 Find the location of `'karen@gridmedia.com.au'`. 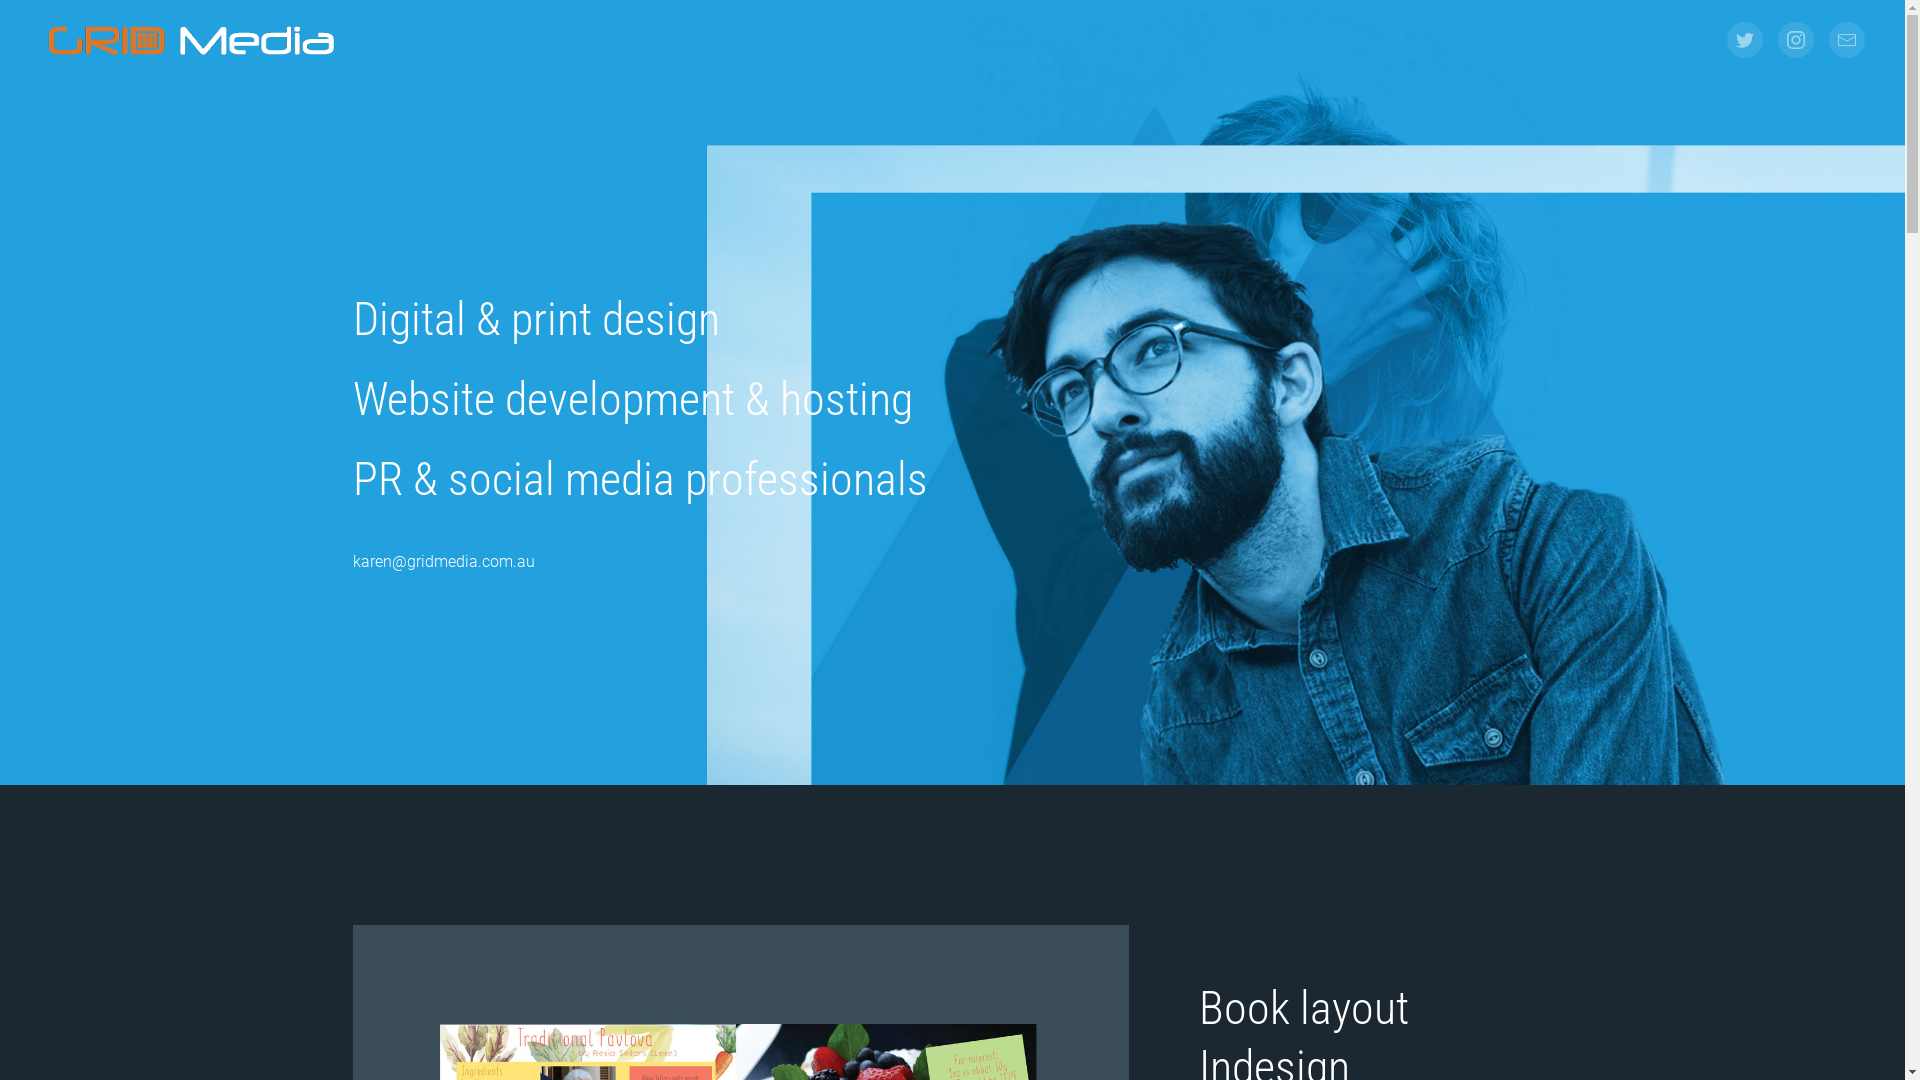

'karen@gridmedia.com.au' is located at coordinates (351, 561).